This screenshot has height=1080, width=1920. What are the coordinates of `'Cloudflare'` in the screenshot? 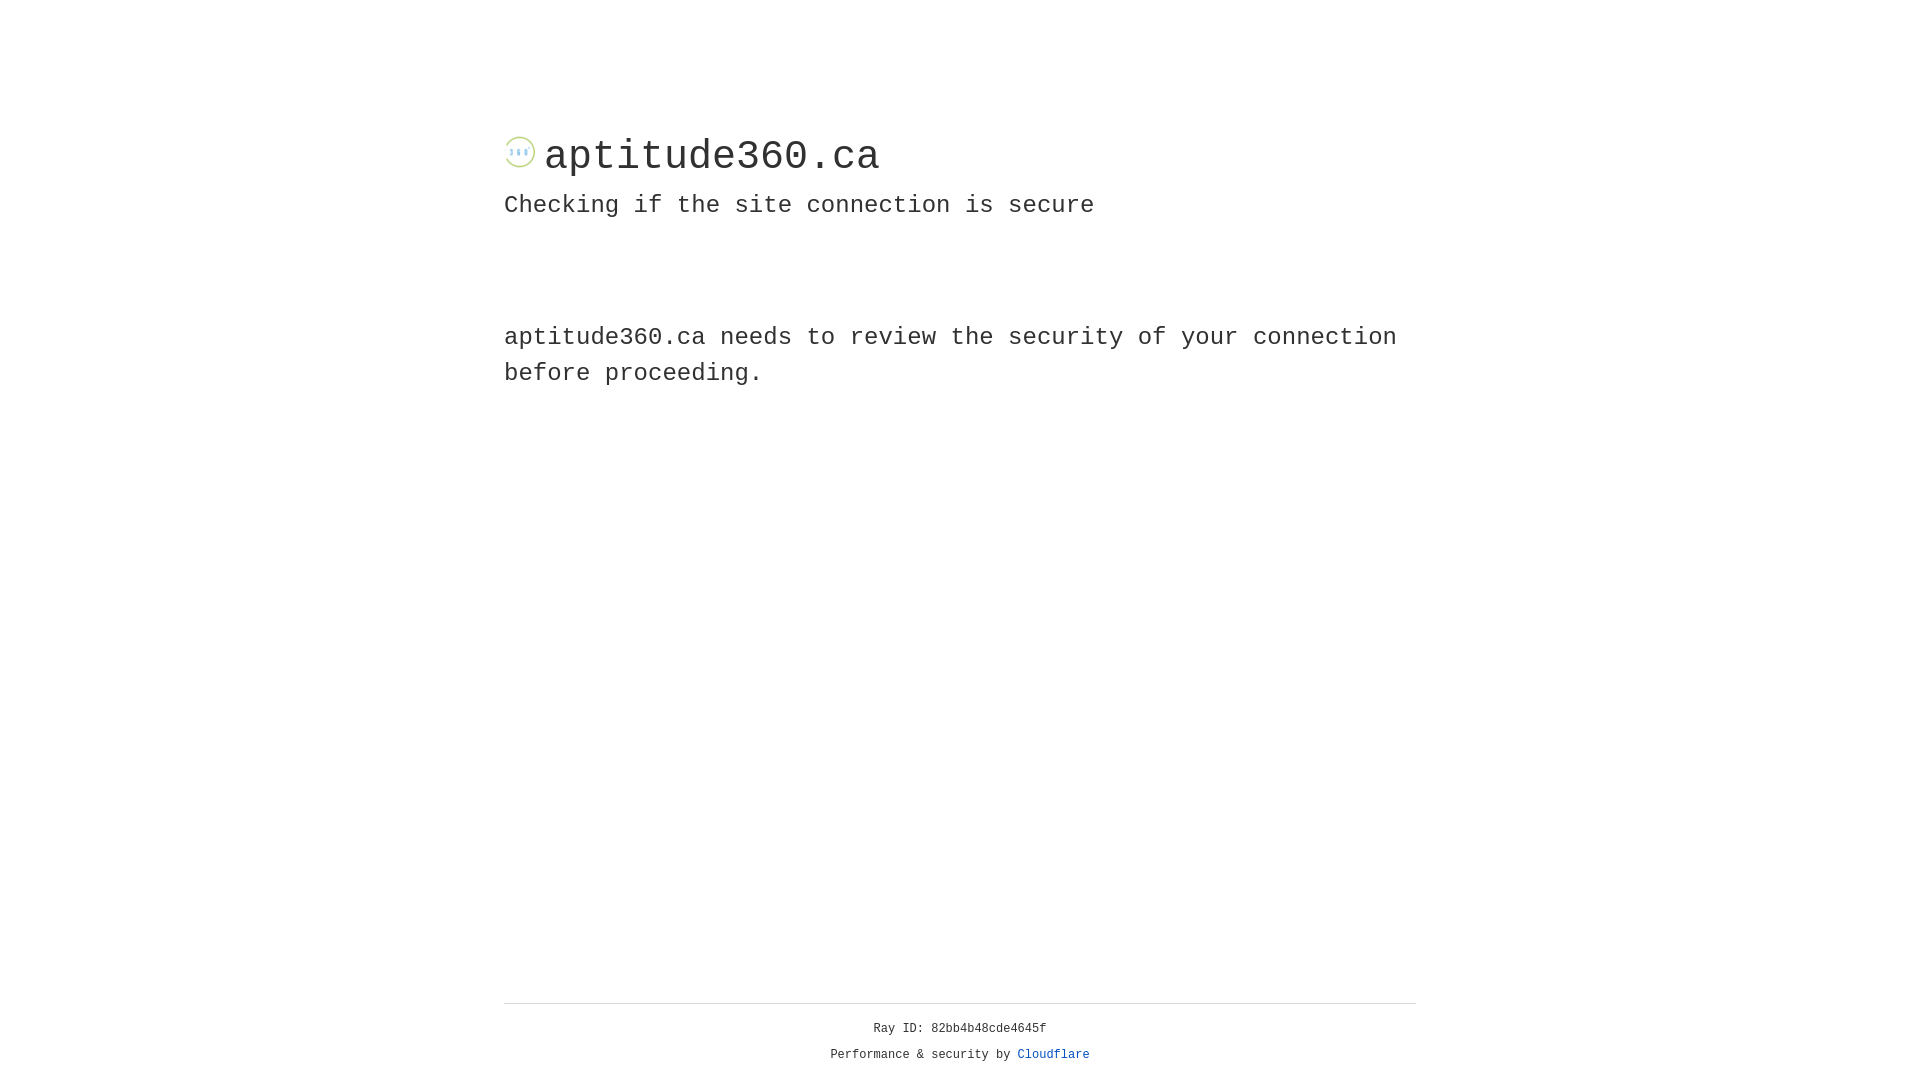 It's located at (1053, 1054).